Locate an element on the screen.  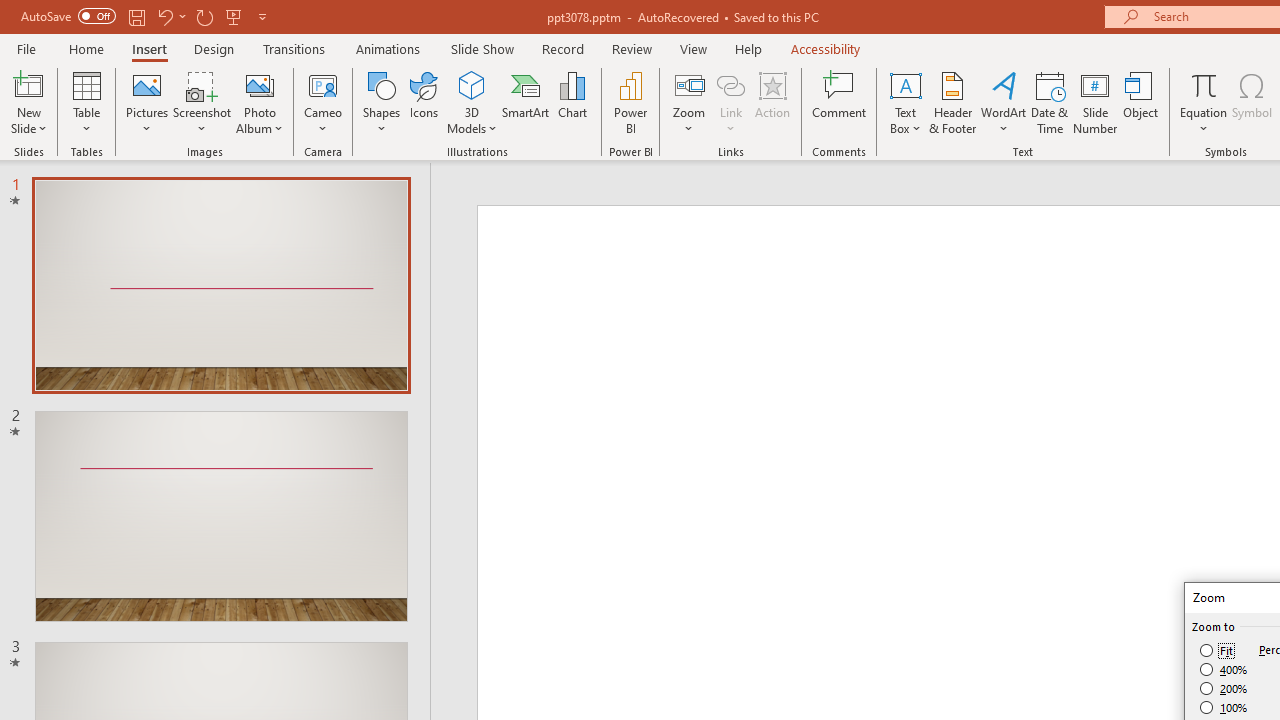
'Icons' is located at coordinates (423, 103).